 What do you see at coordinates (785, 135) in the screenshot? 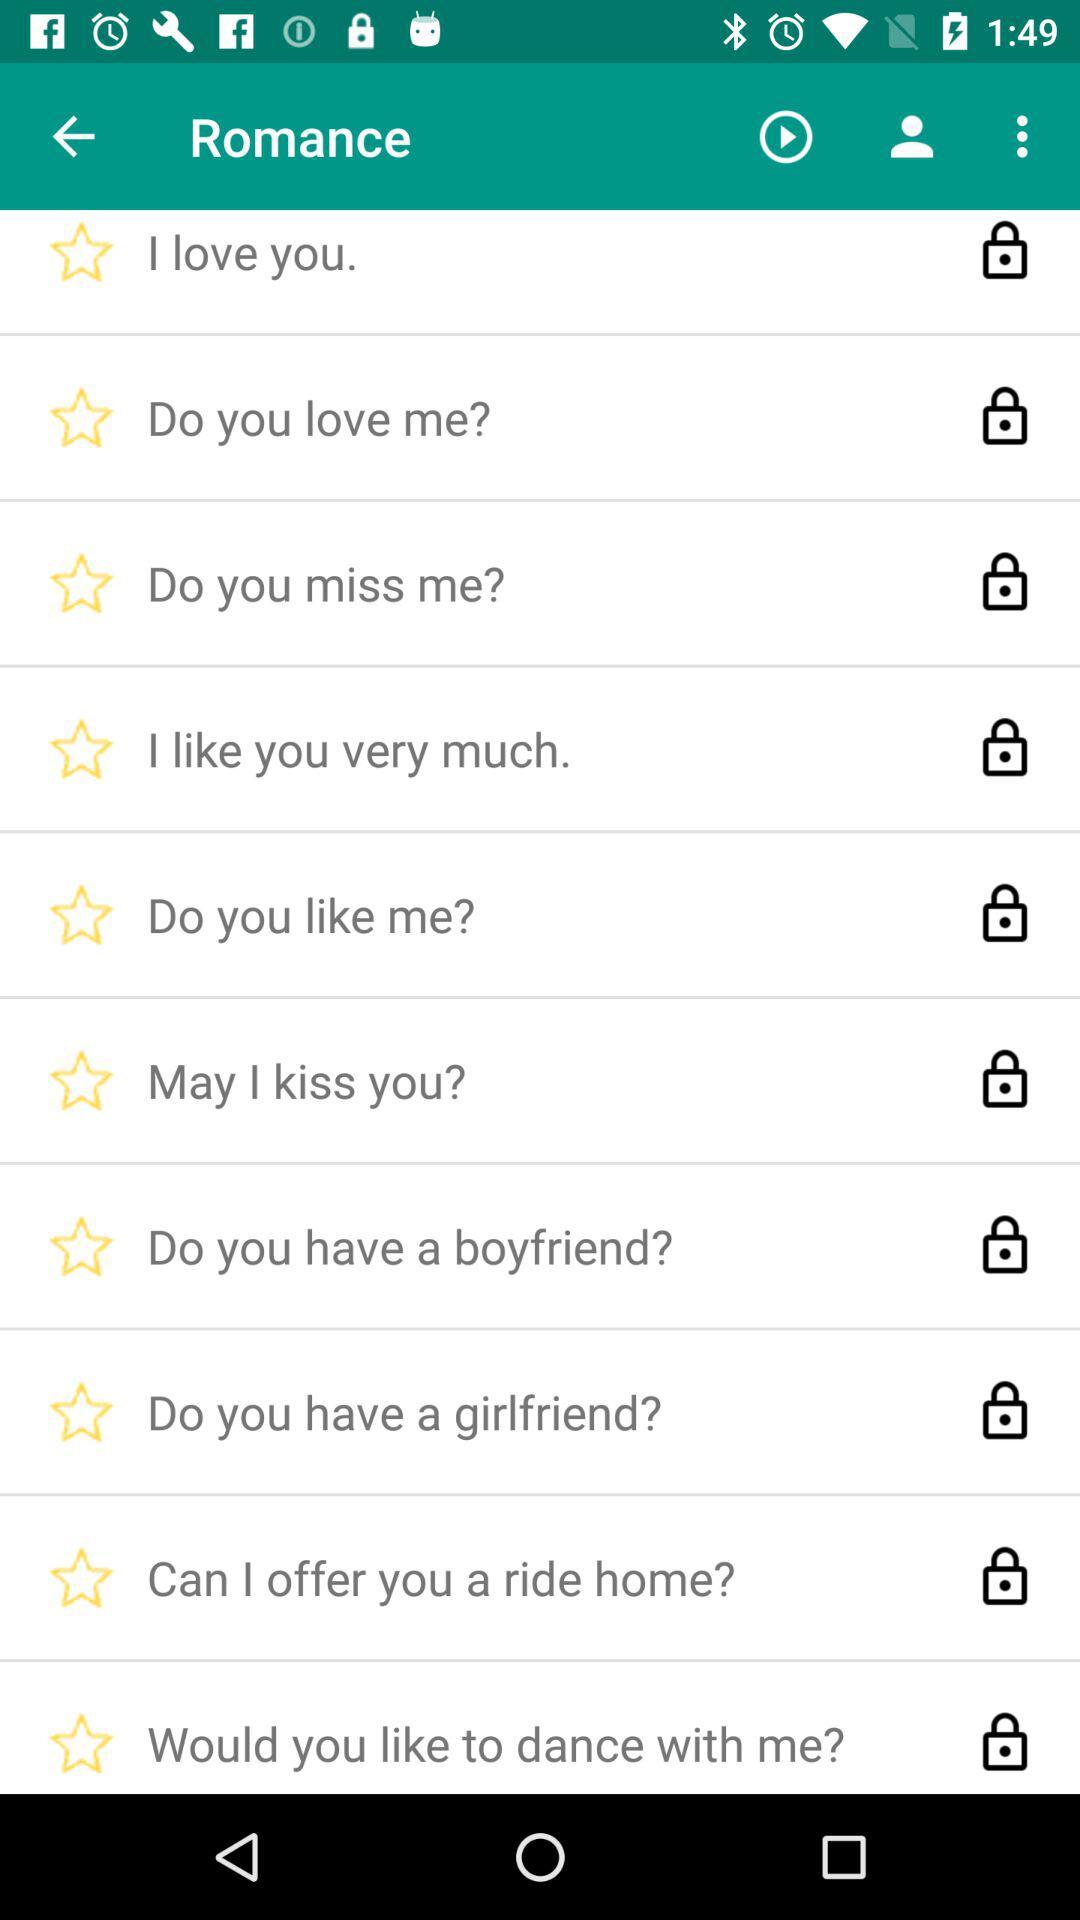
I see `the icon to the right of the romance item` at bounding box center [785, 135].